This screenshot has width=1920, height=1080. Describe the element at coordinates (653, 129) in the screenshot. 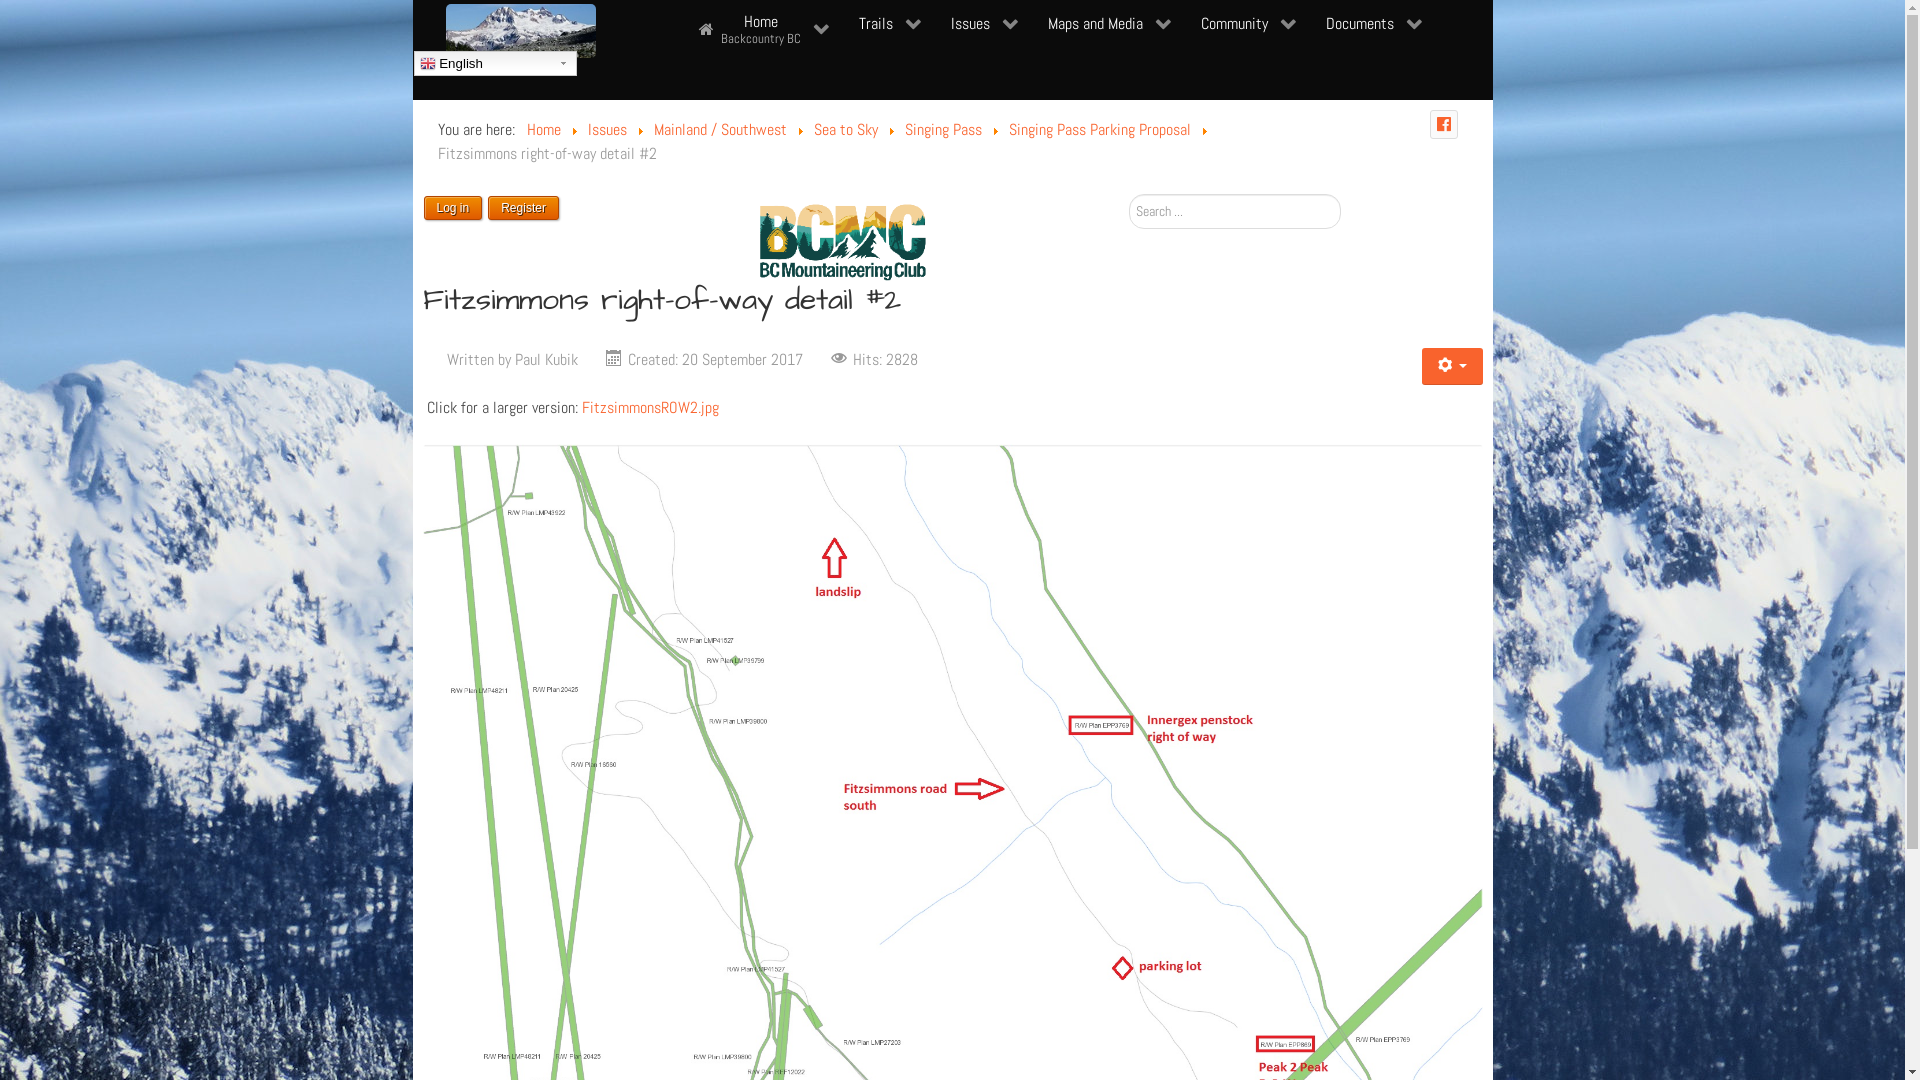

I see `'Mainland / Southwest'` at that location.